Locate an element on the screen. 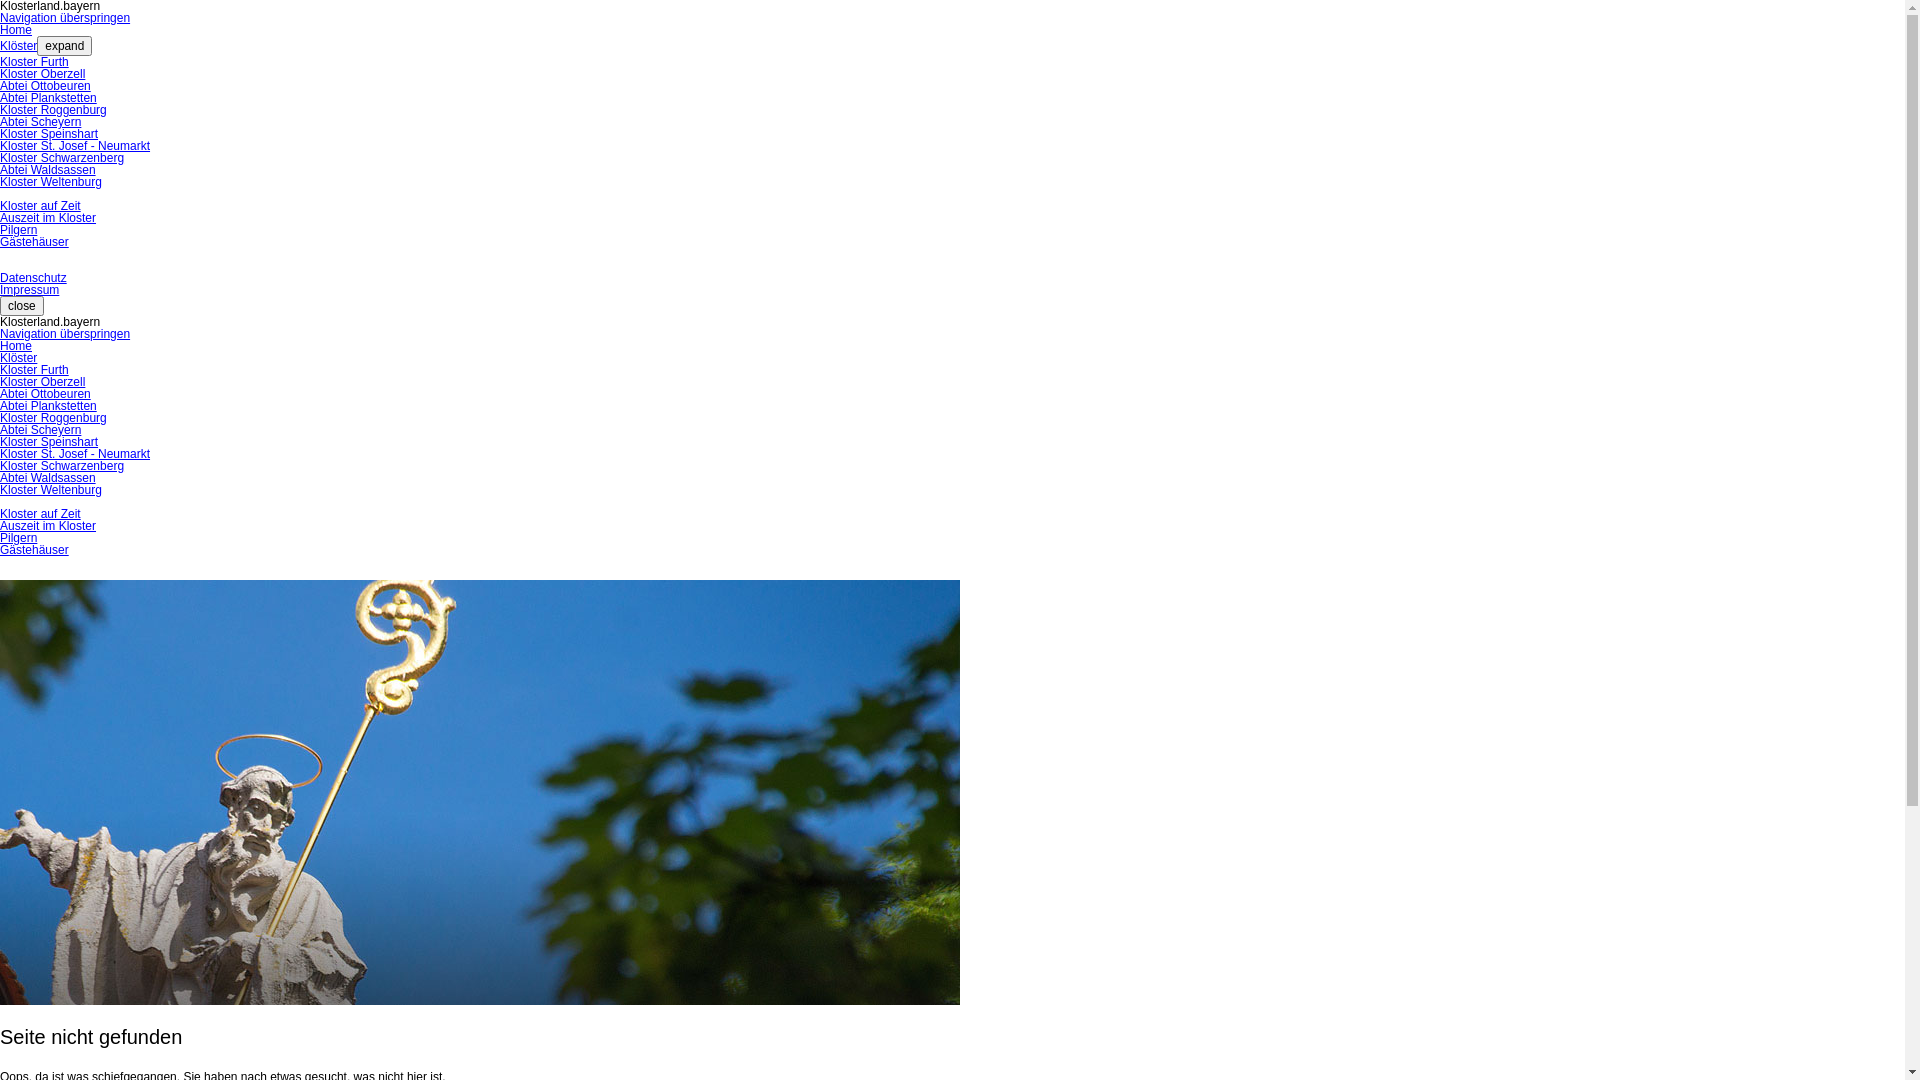  'Kloster auf Zeit' is located at coordinates (40, 205).